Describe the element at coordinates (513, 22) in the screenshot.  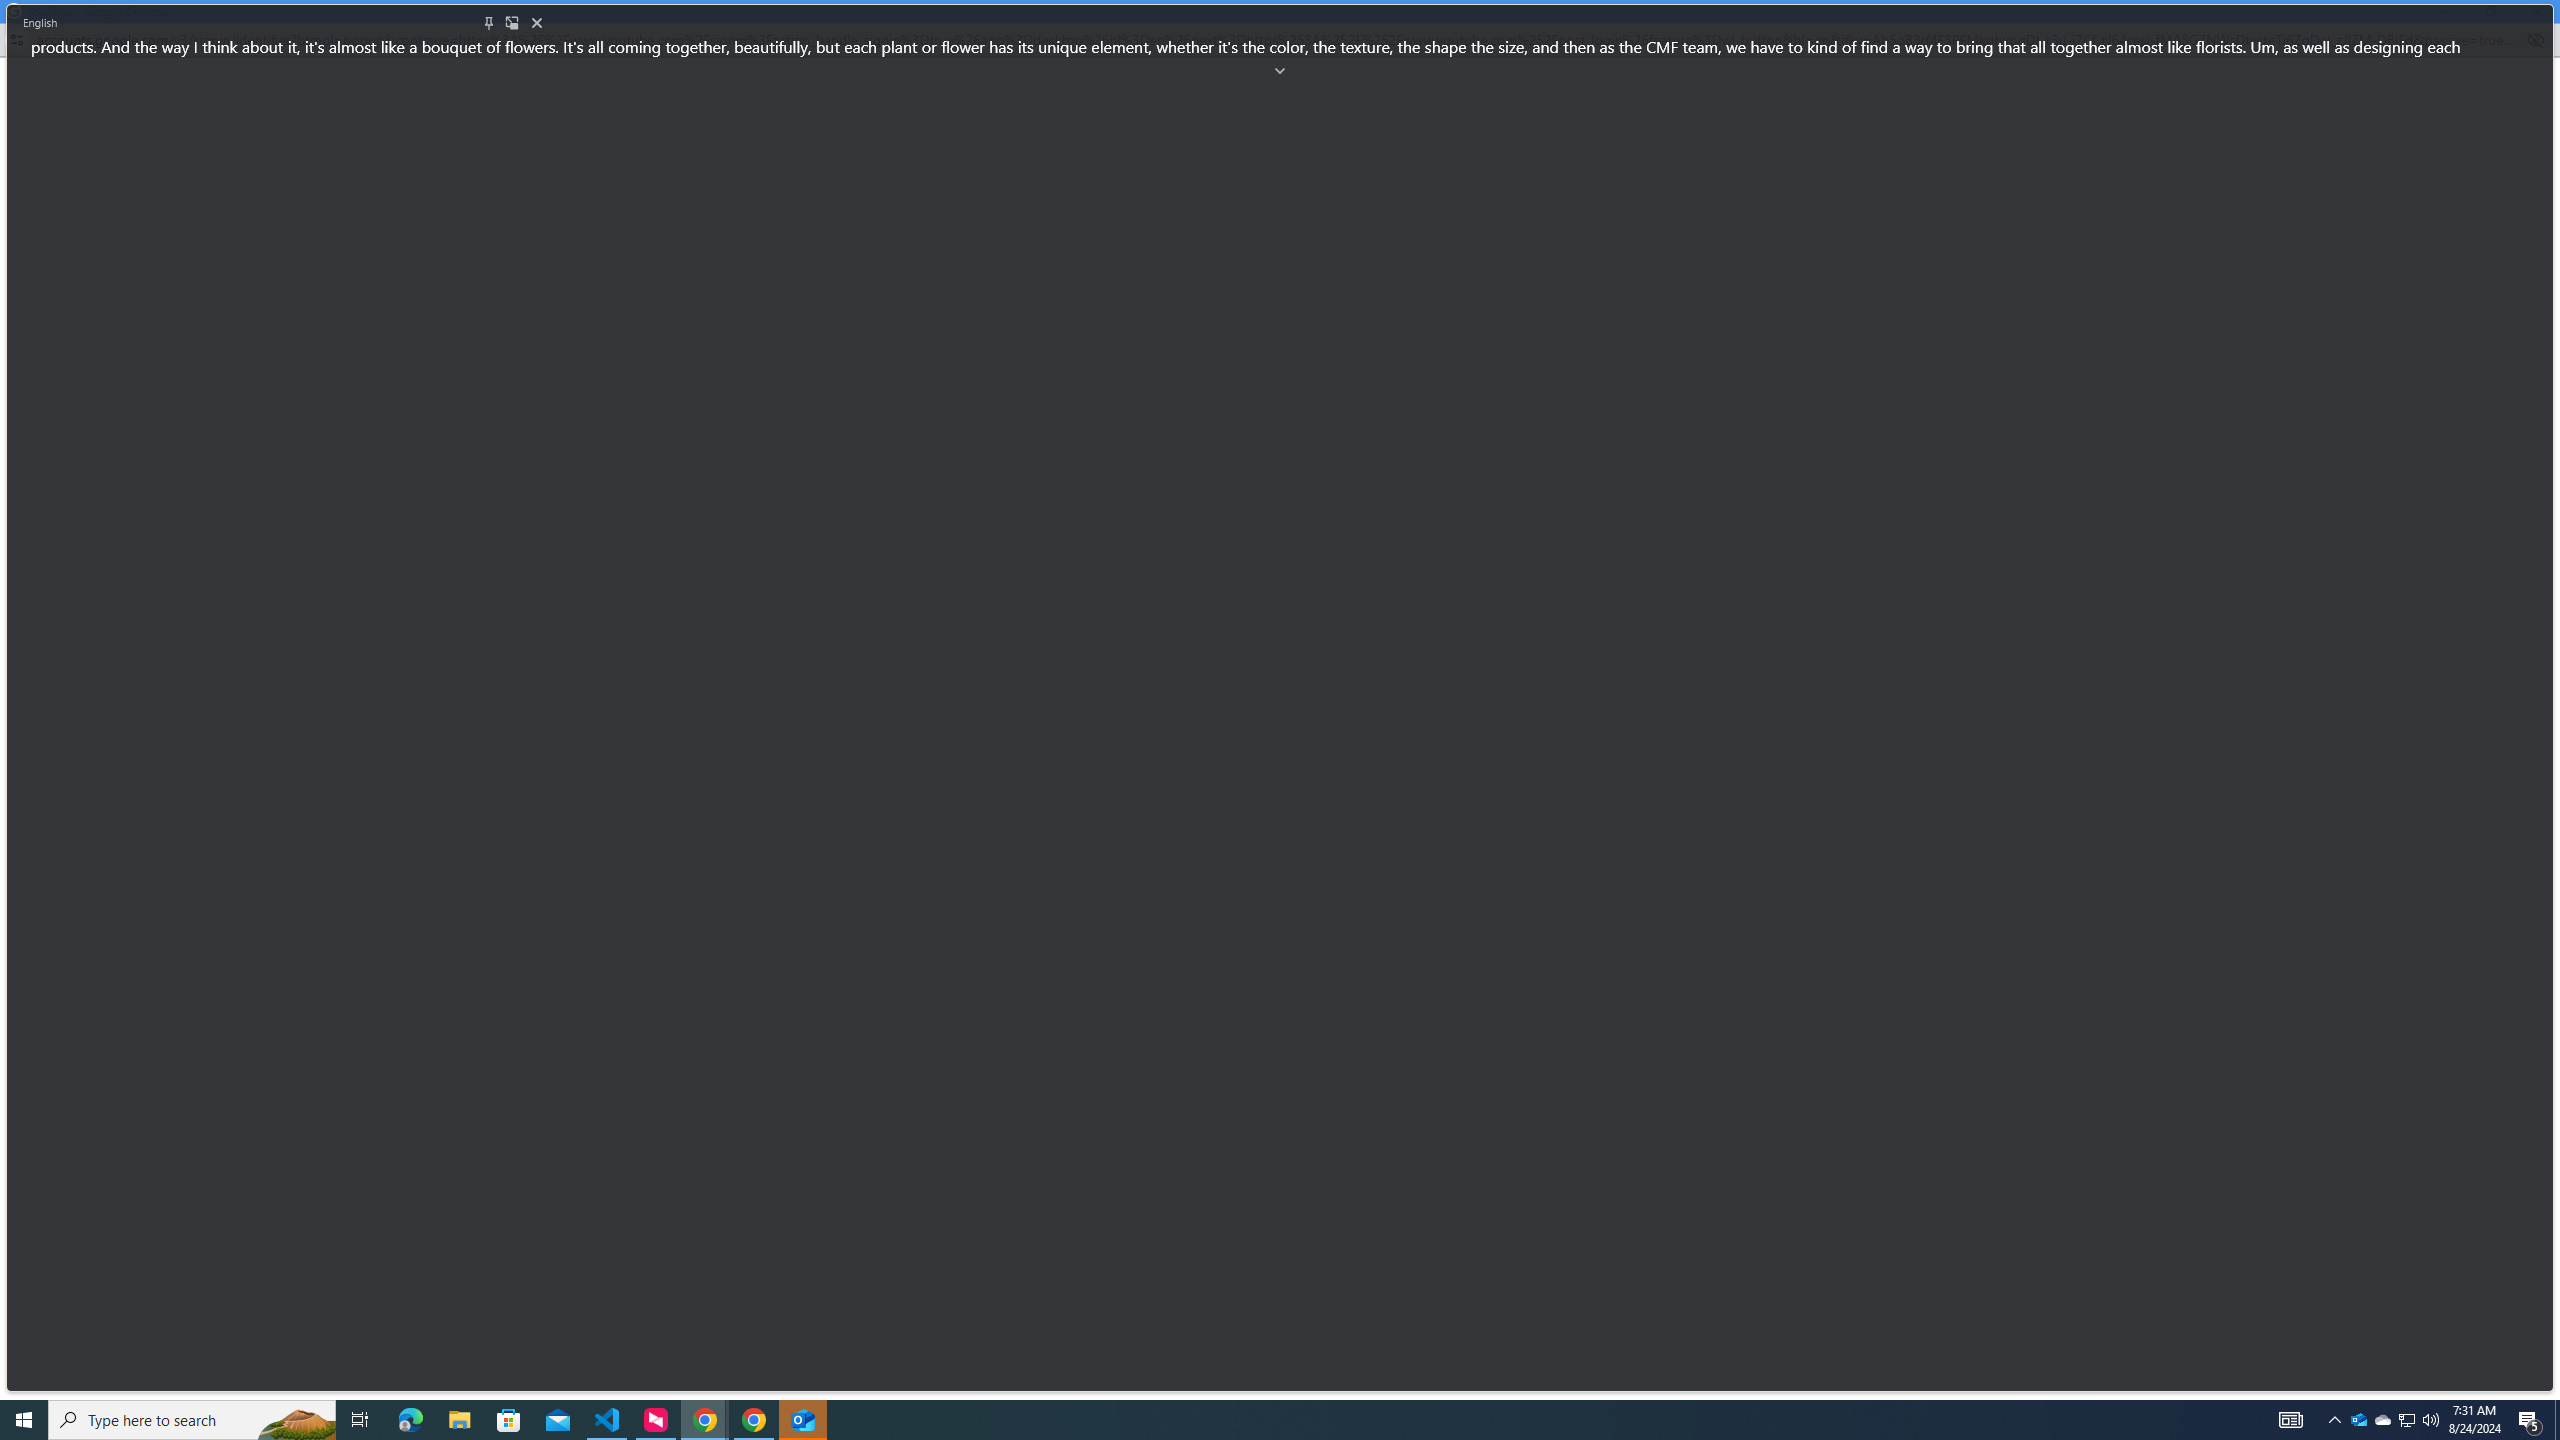
I see `'Back to tab'` at that location.